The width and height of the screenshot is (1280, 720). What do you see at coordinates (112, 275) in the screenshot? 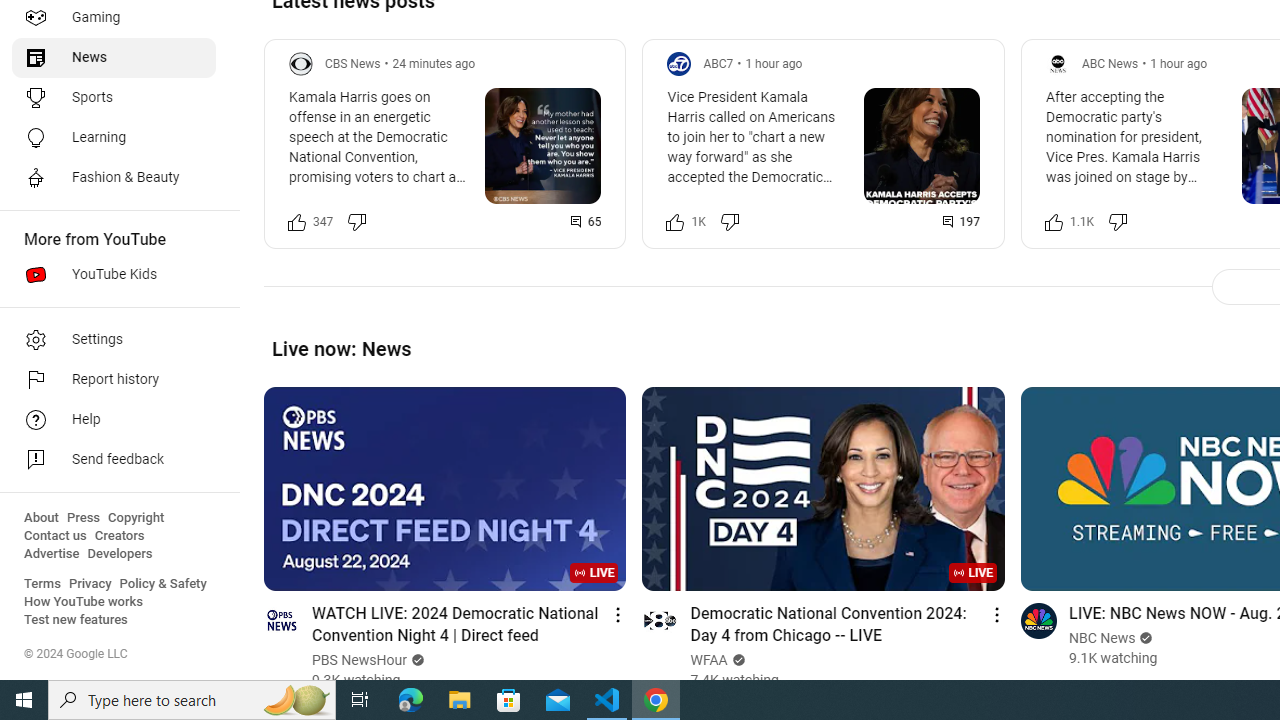
I see `'YouTube Kids'` at bounding box center [112, 275].